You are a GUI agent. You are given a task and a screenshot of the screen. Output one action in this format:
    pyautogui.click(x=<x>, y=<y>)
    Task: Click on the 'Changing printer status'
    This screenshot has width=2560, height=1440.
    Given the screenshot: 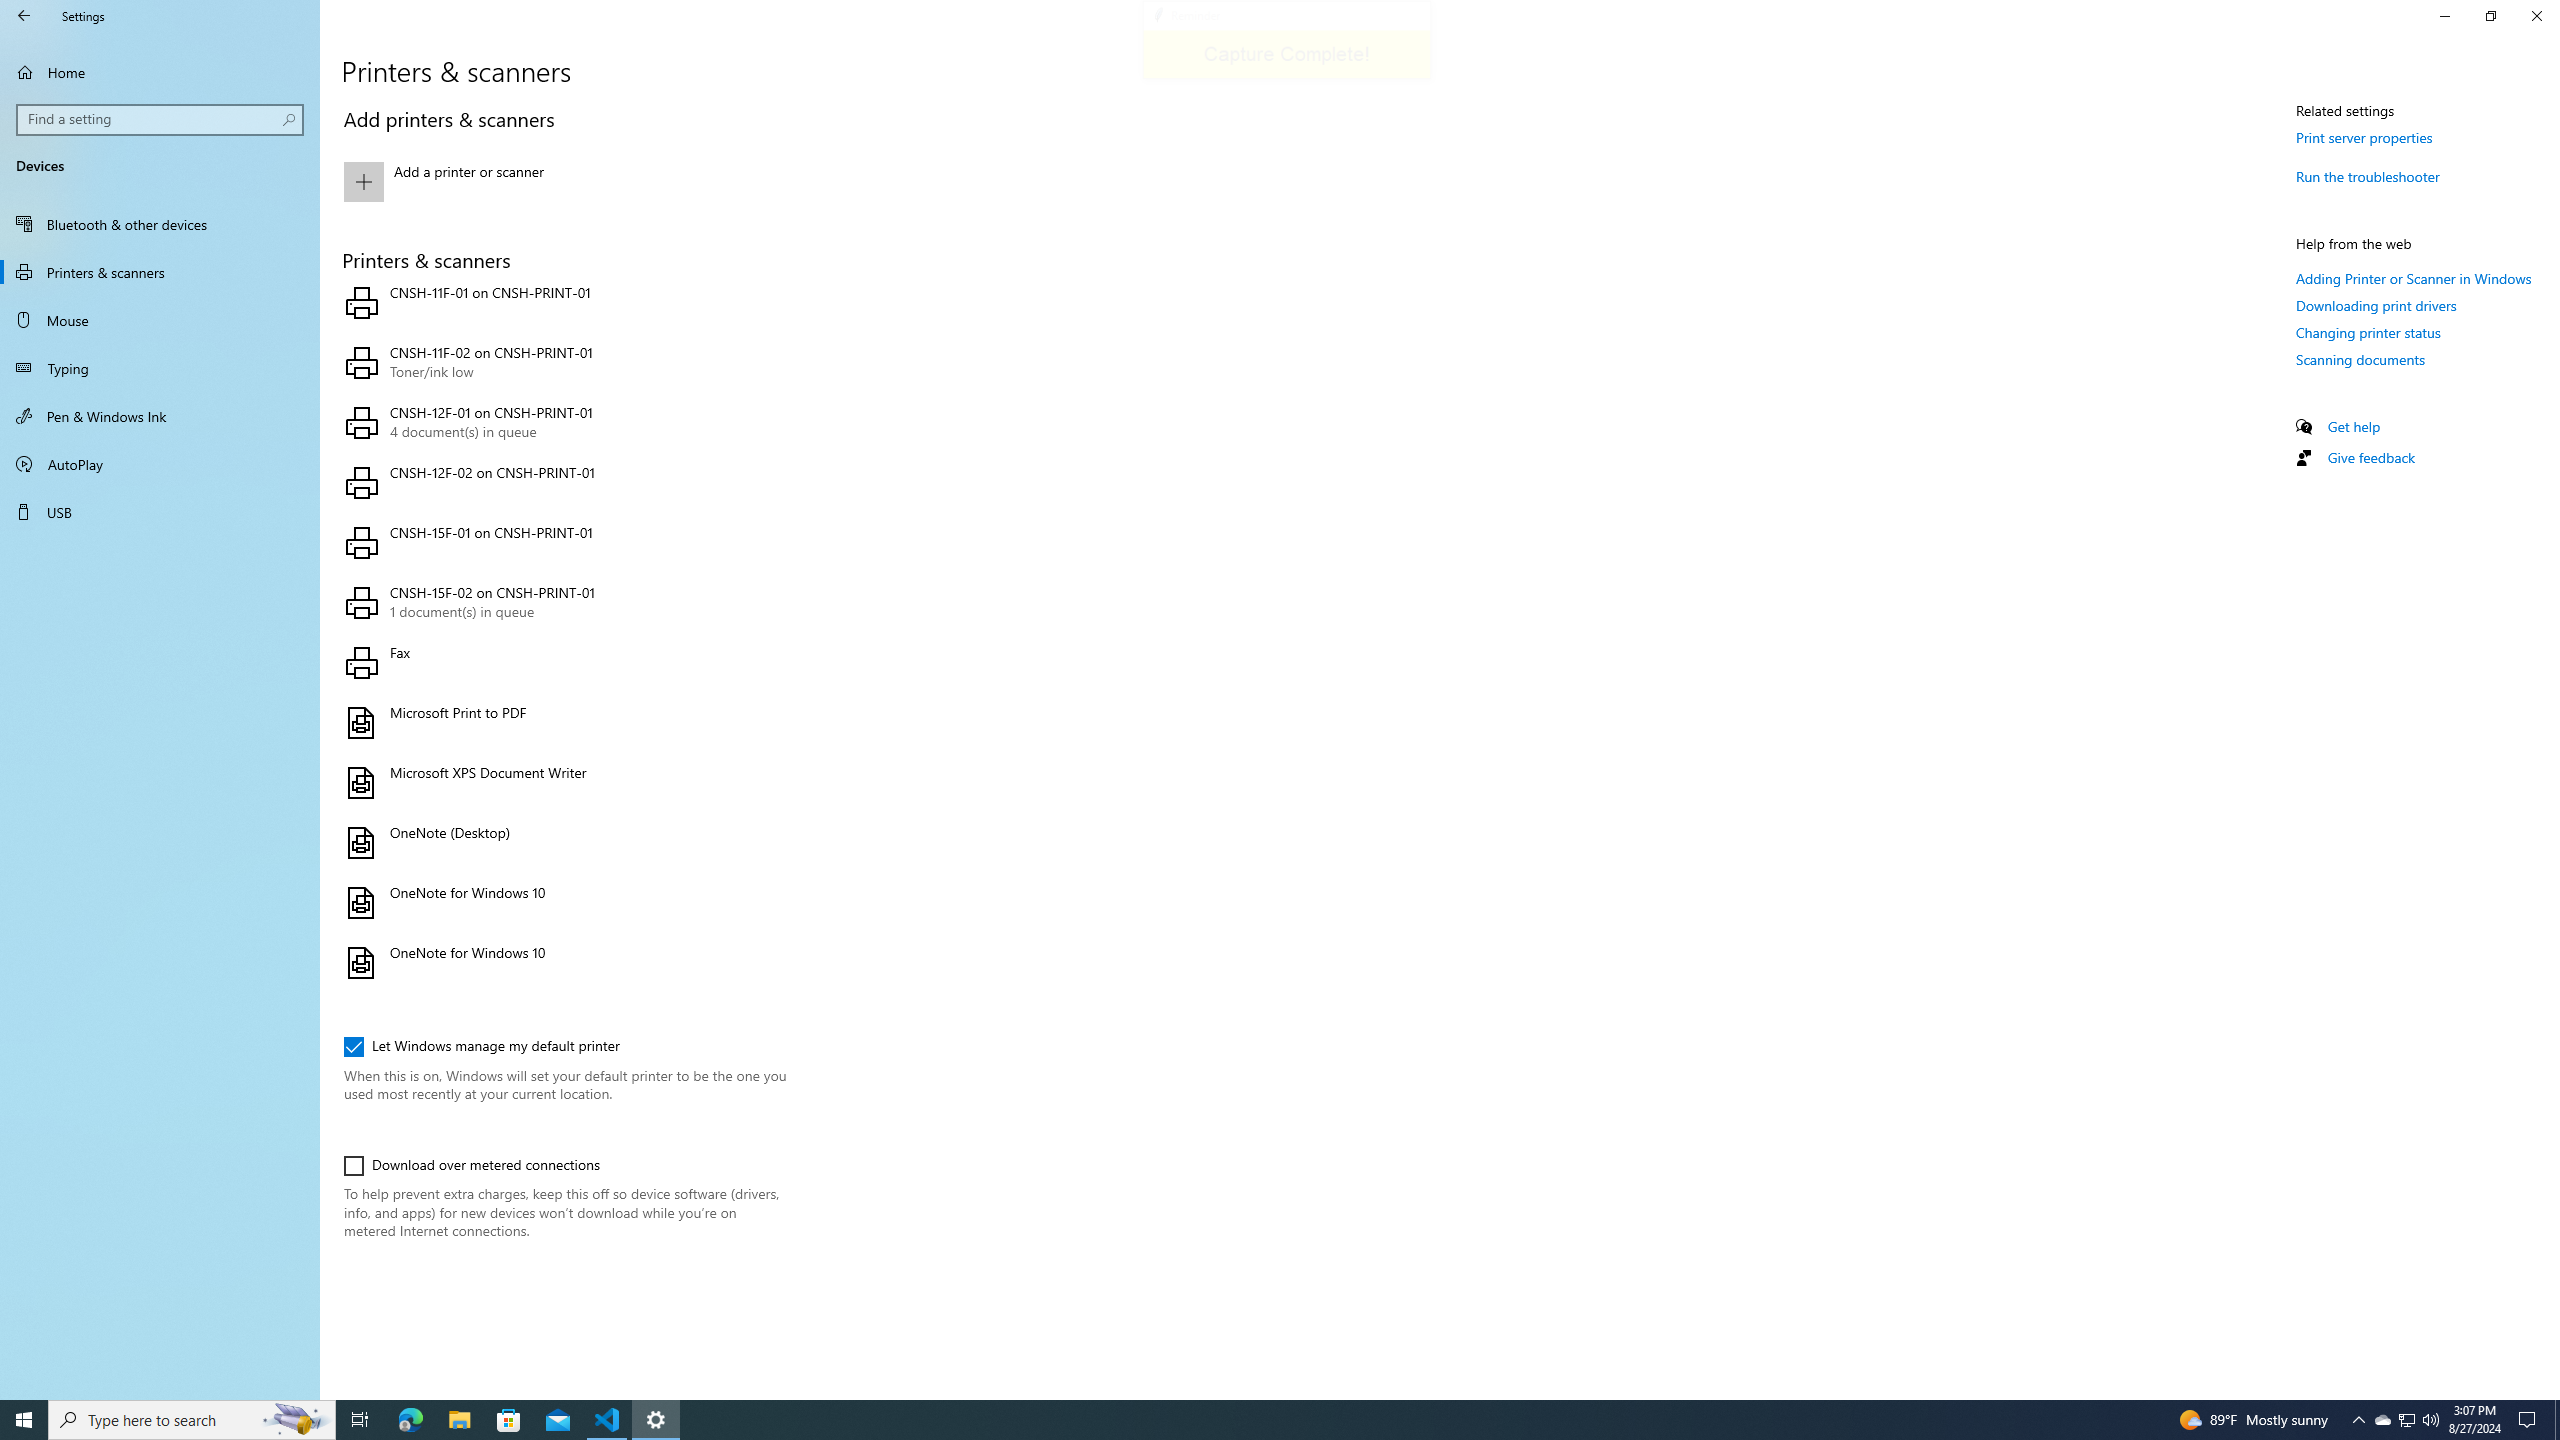 What is the action you would take?
    pyautogui.click(x=2368, y=332)
    